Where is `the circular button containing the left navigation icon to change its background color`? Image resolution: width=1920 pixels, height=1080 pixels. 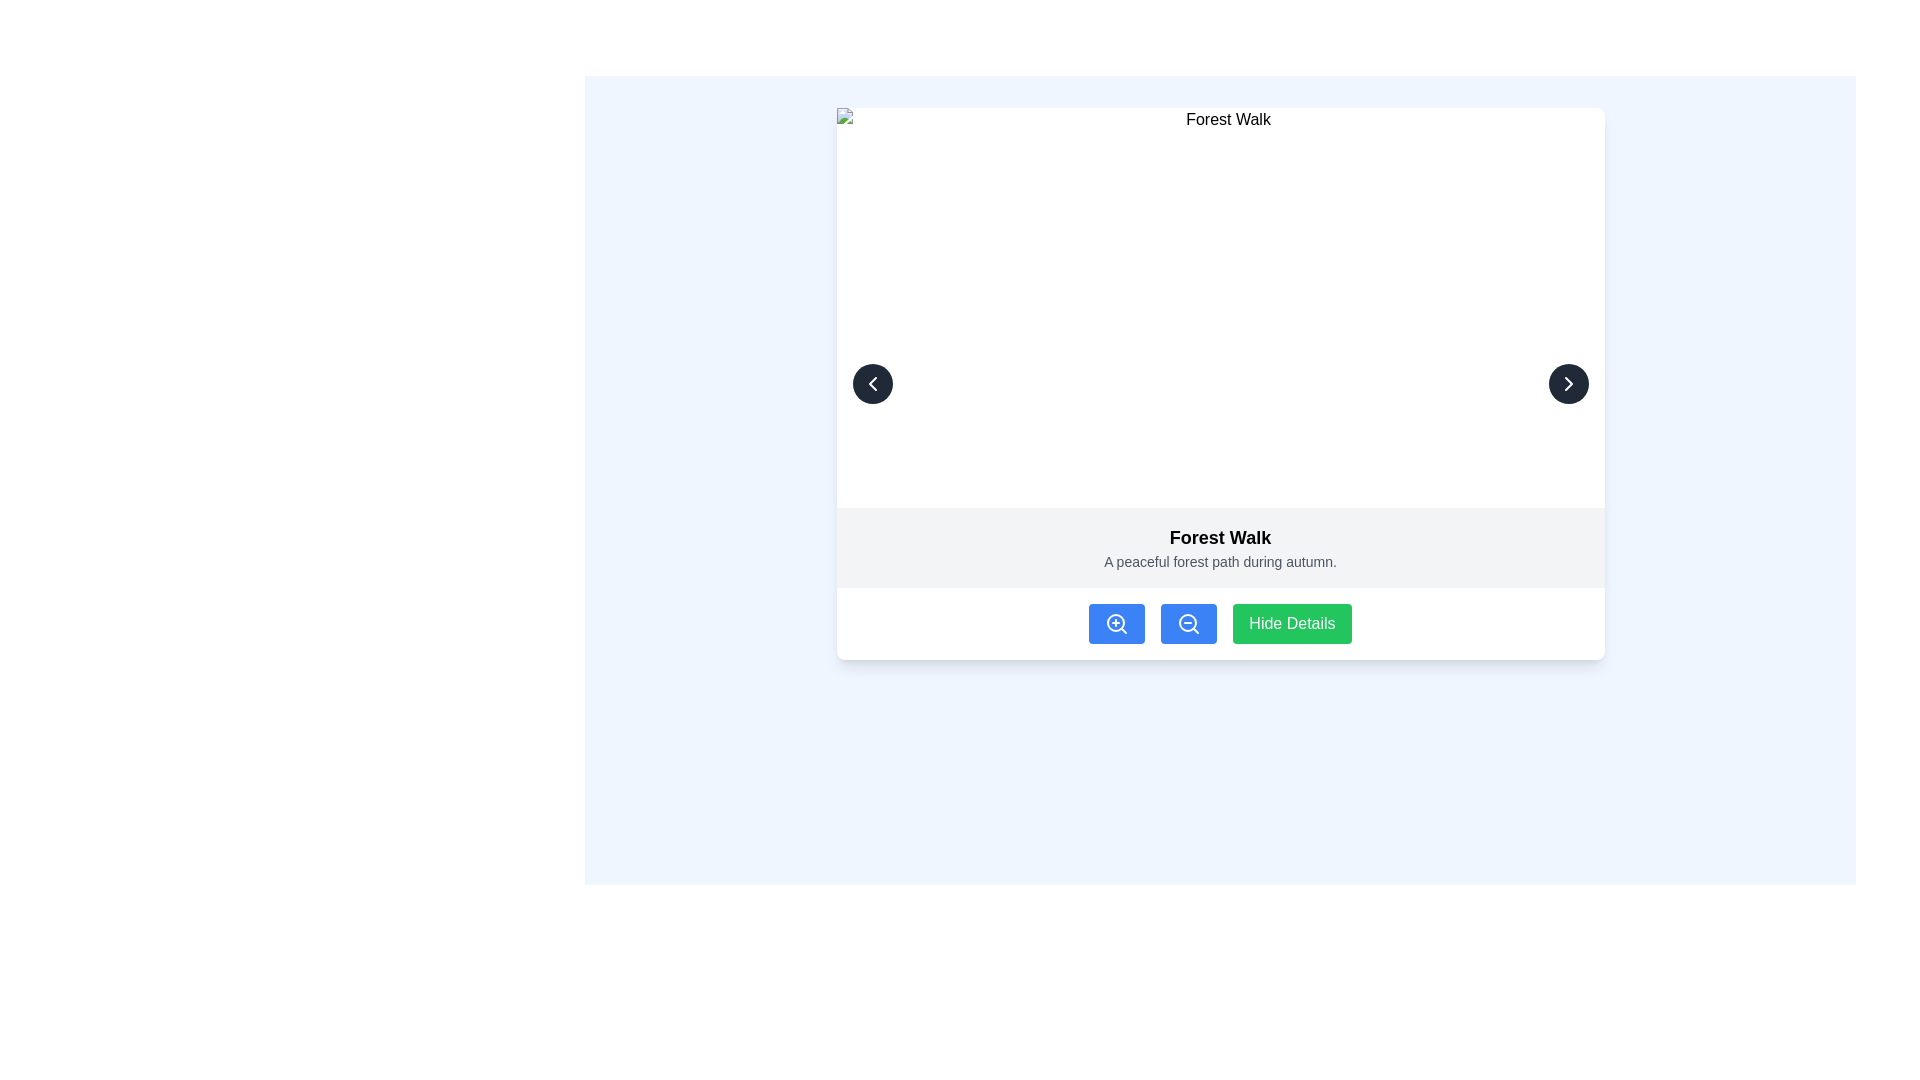 the circular button containing the left navigation icon to change its background color is located at coordinates (872, 384).